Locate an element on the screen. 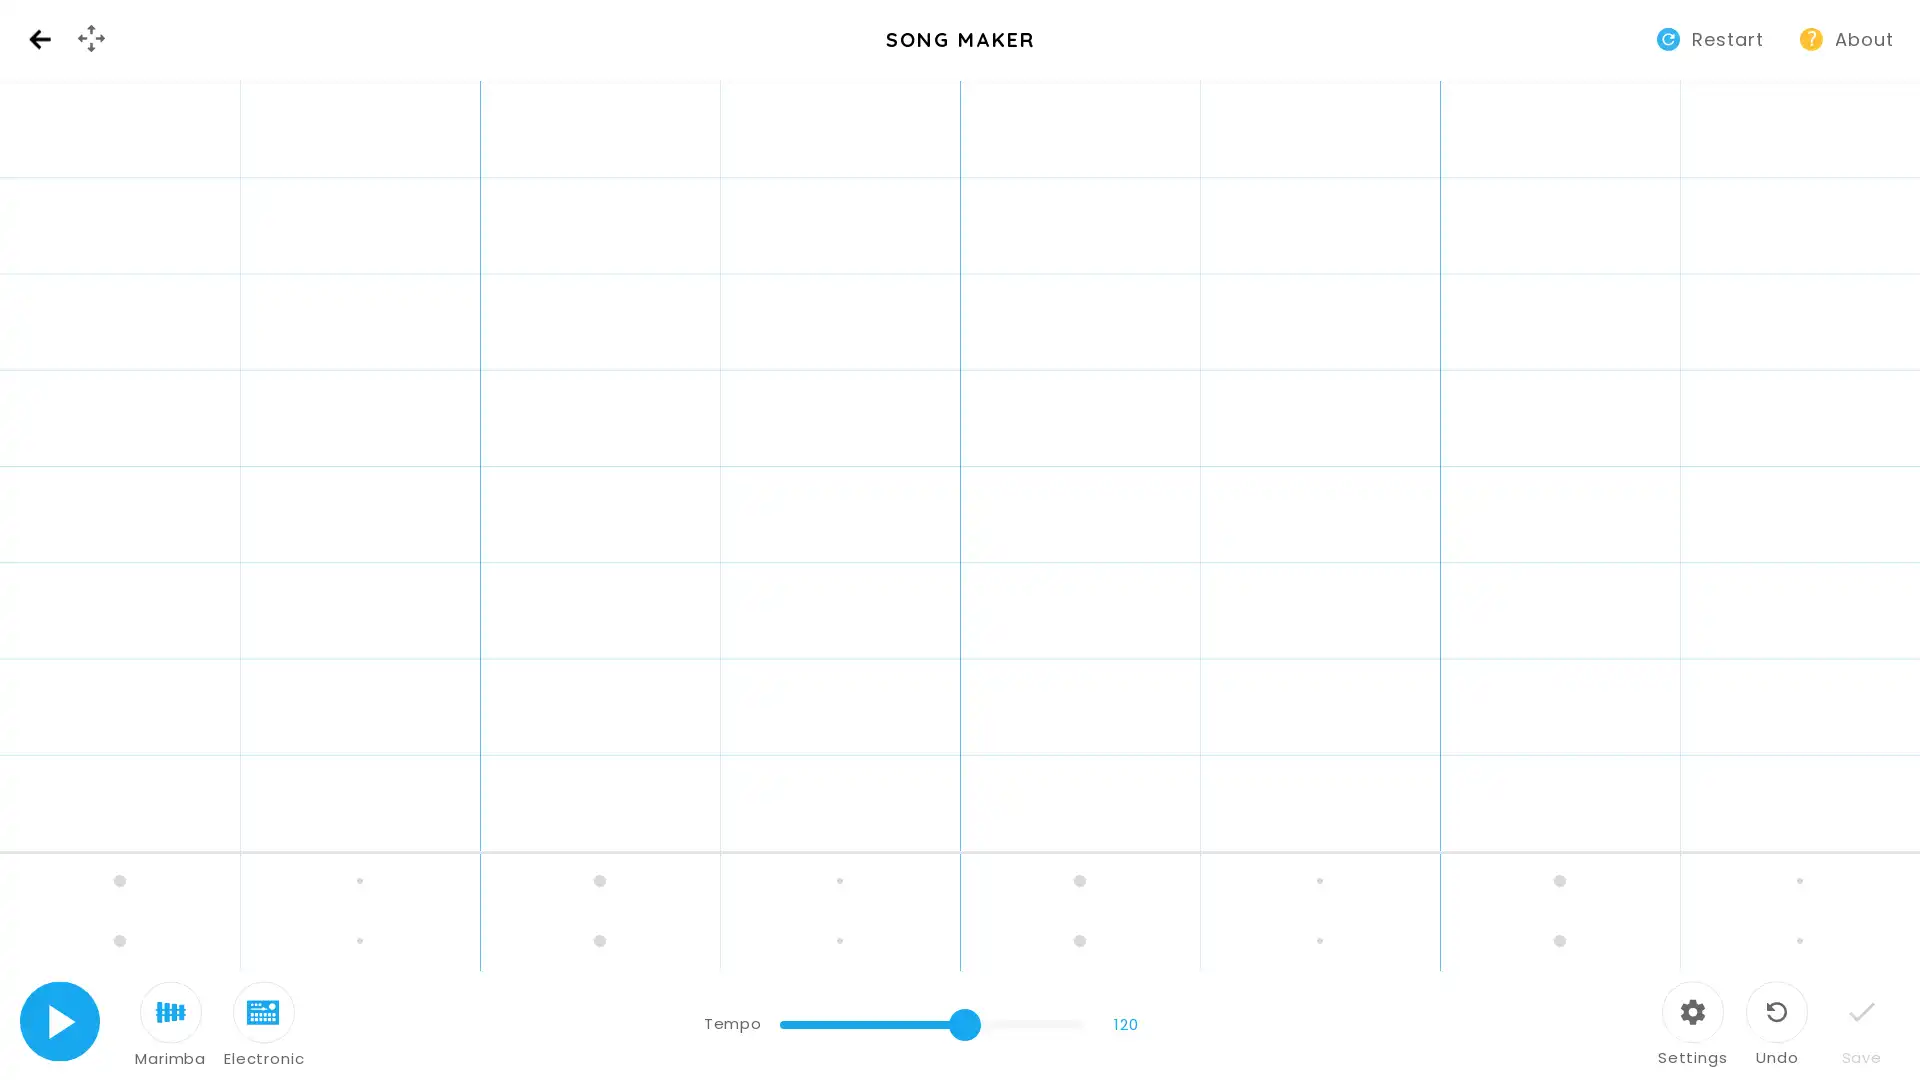 This screenshot has width=1920, height=1080. Play is located at coordinates (59, 1021).